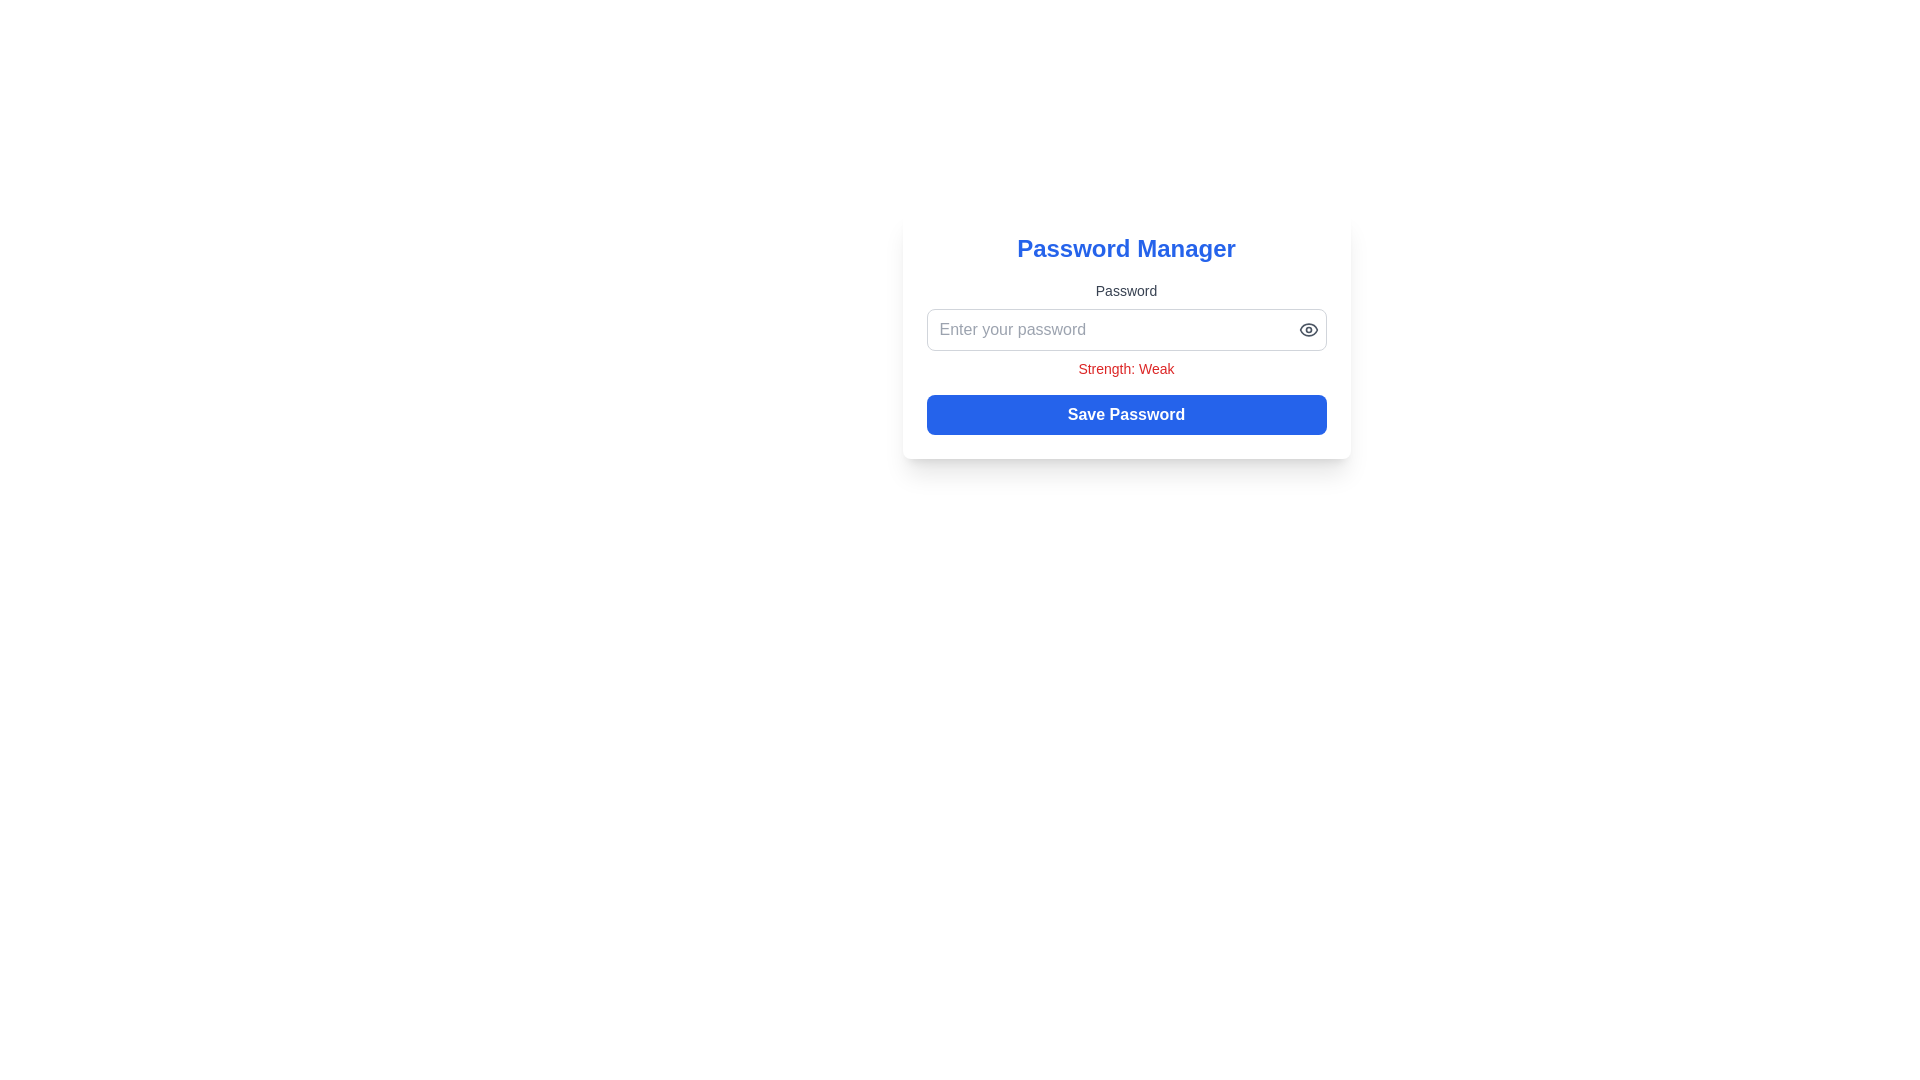  Describe the element at coordinates (1308, 329) in the screenshot. I see `the eye icon button at the far-right end of the password input field` at that location.